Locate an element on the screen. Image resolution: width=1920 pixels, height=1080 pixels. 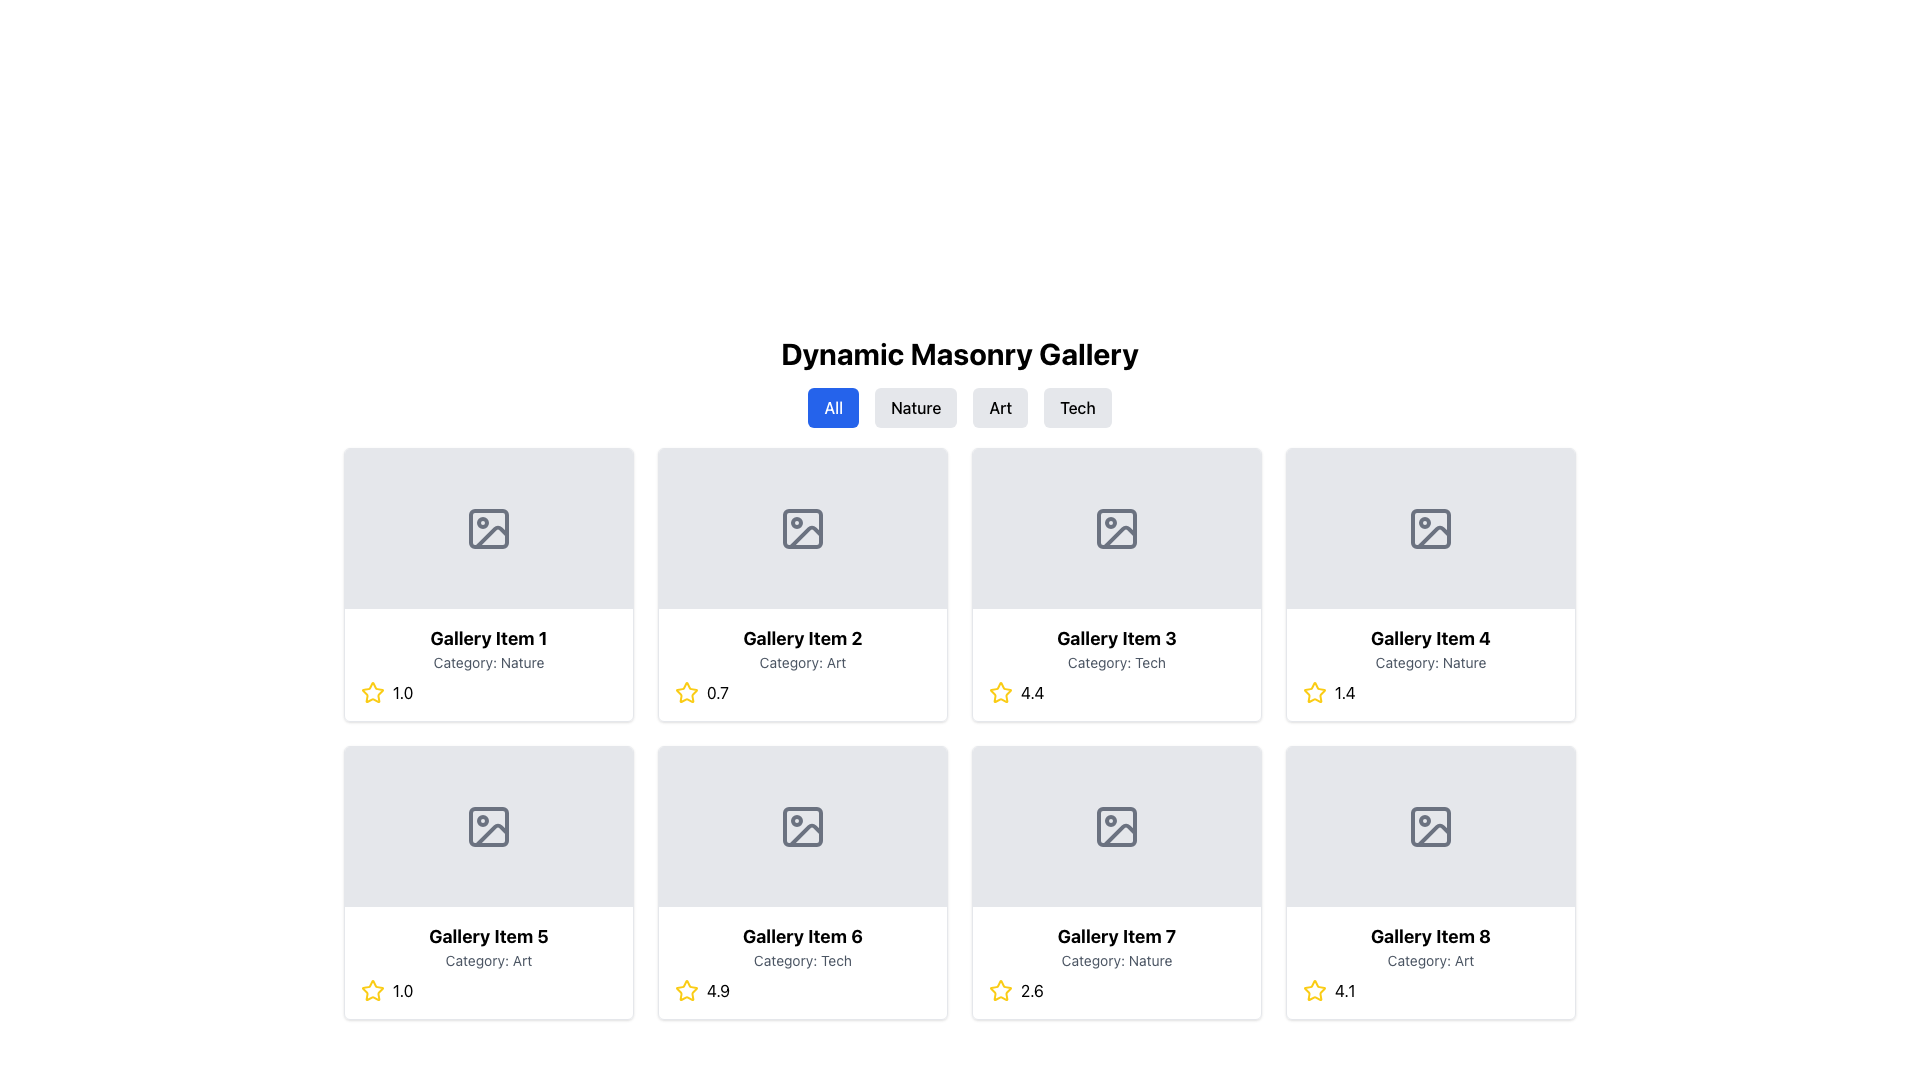
the card displaying 'Gallery Item 7' with subtext 'Category: Nature' and a rating of '2.6' located in the second row, third column of the masonry gallery is located at coordinates (1116, 962).